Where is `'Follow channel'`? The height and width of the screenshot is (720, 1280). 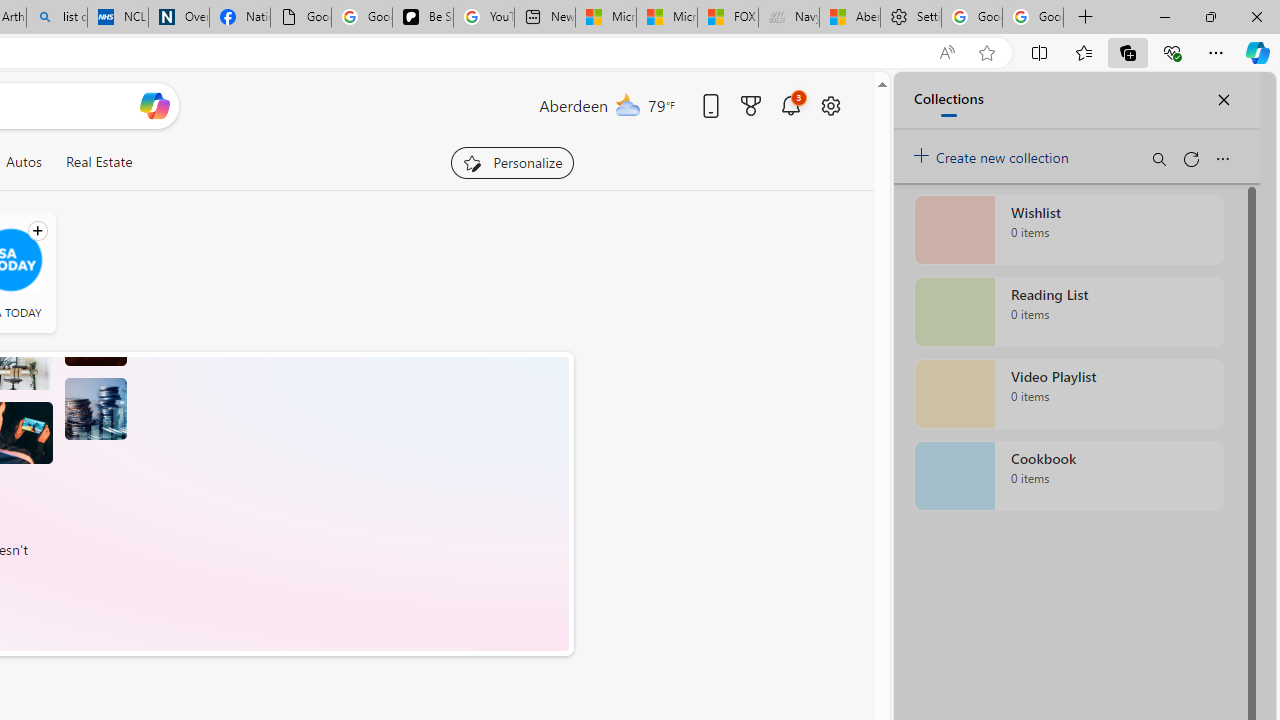 'Follow channel' is located at coordinates (37, 230).